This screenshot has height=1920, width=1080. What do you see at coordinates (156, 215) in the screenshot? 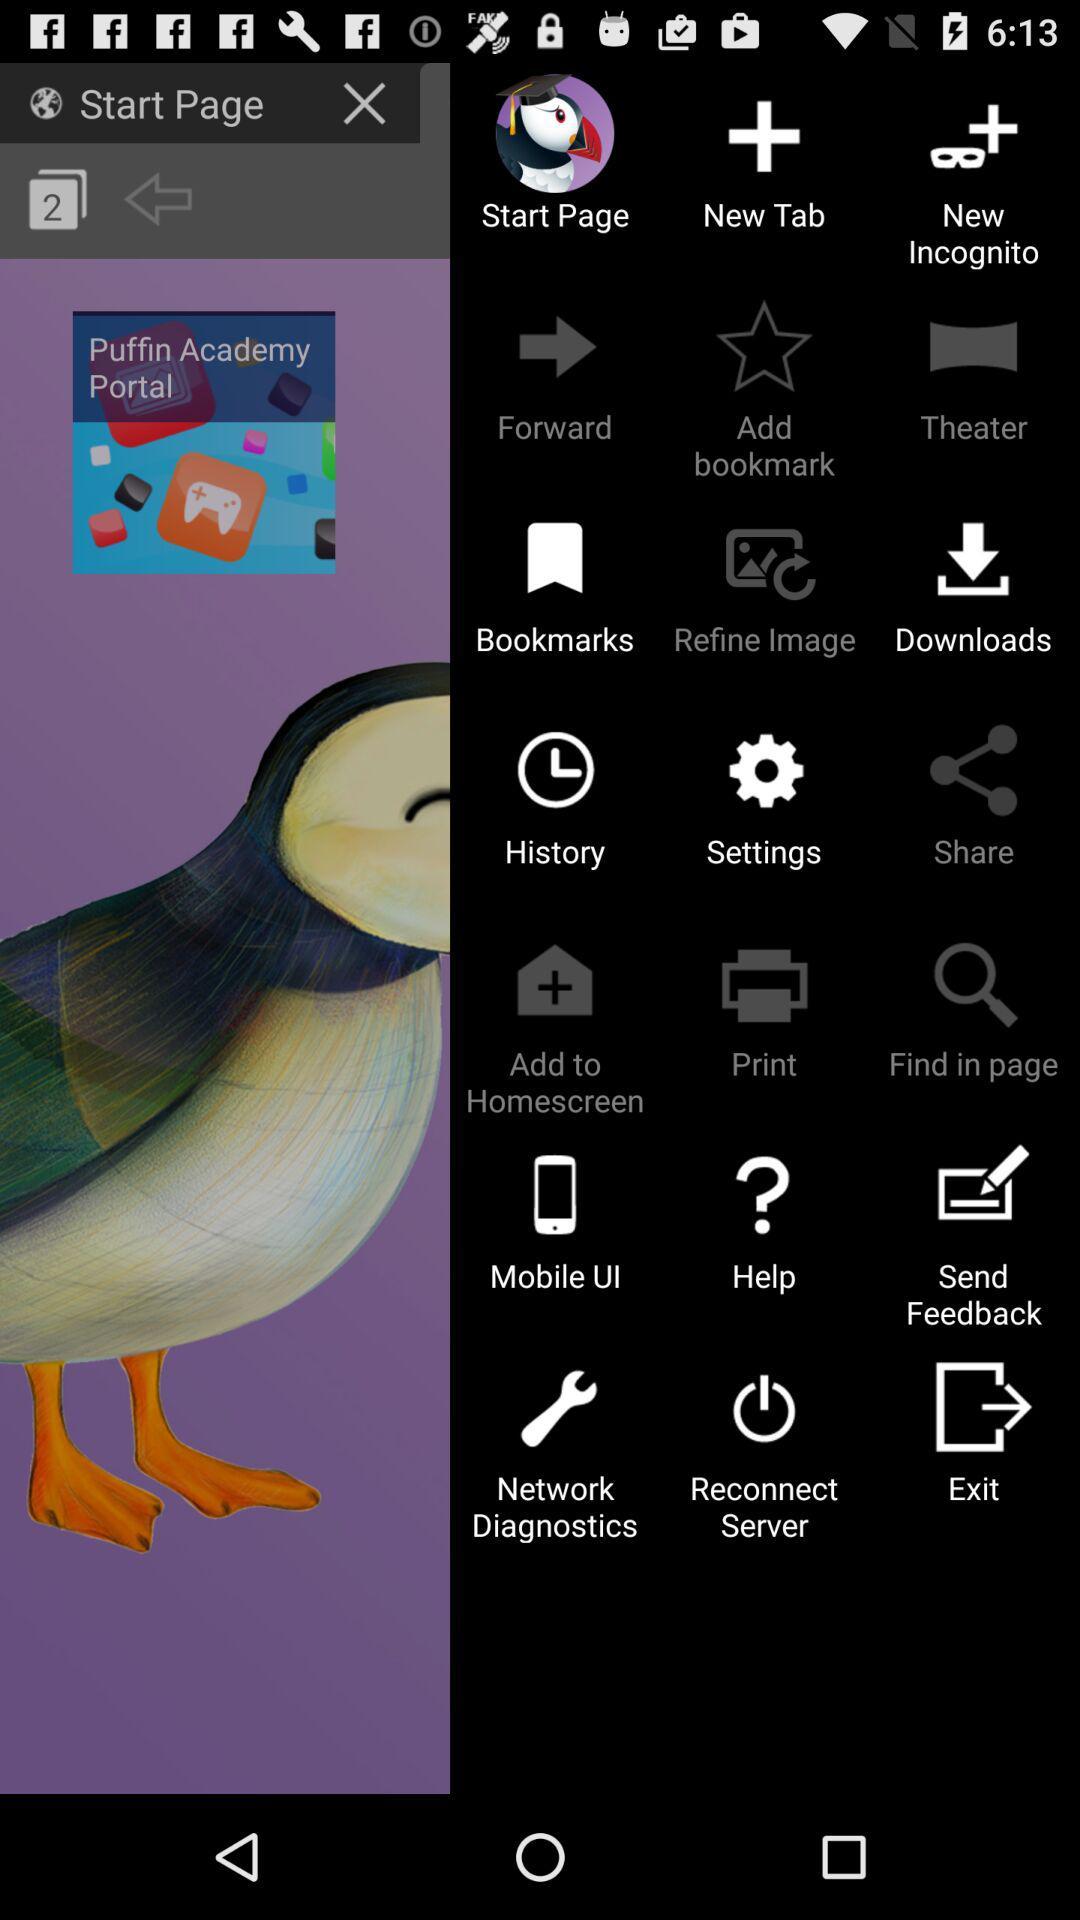
I see `the arrow_backward icon` at bounding box center [156, 215].